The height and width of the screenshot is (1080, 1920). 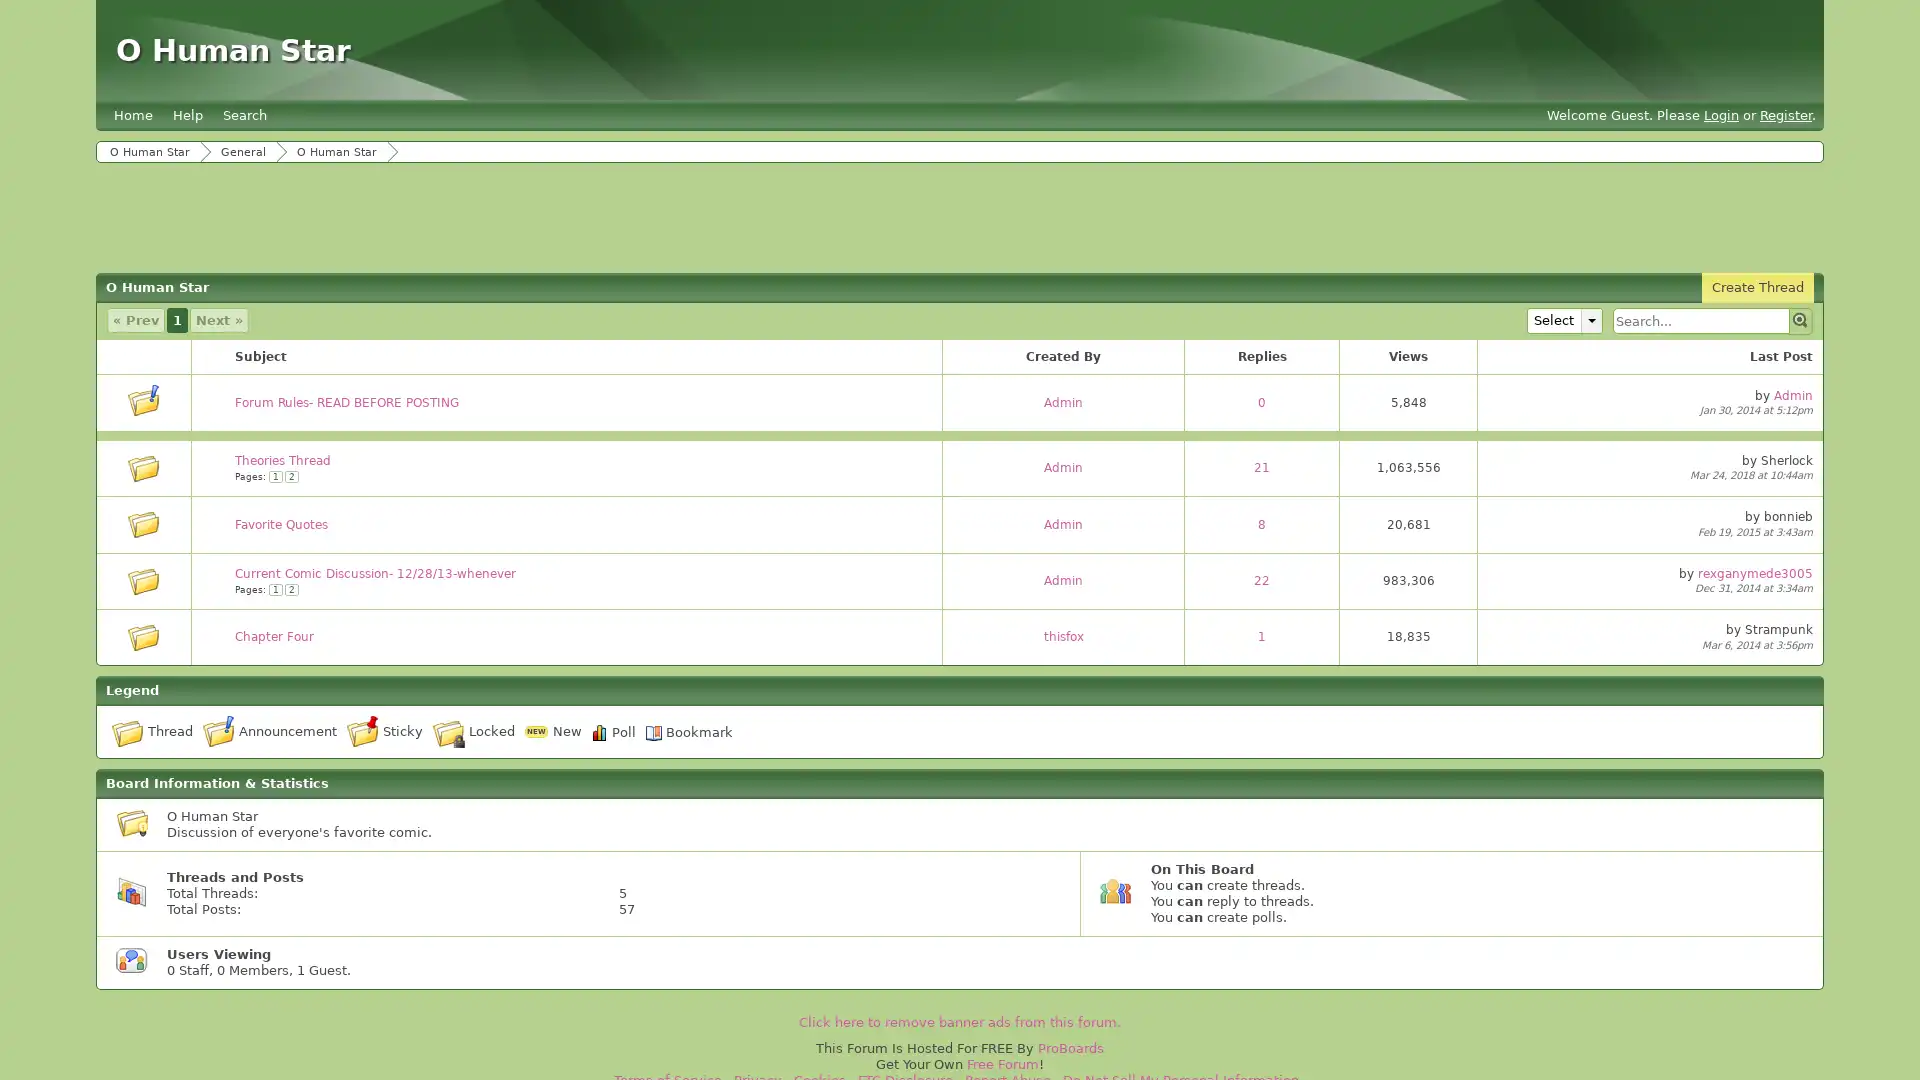 I want to click on Create Thread, so click(x=1756, y=288).